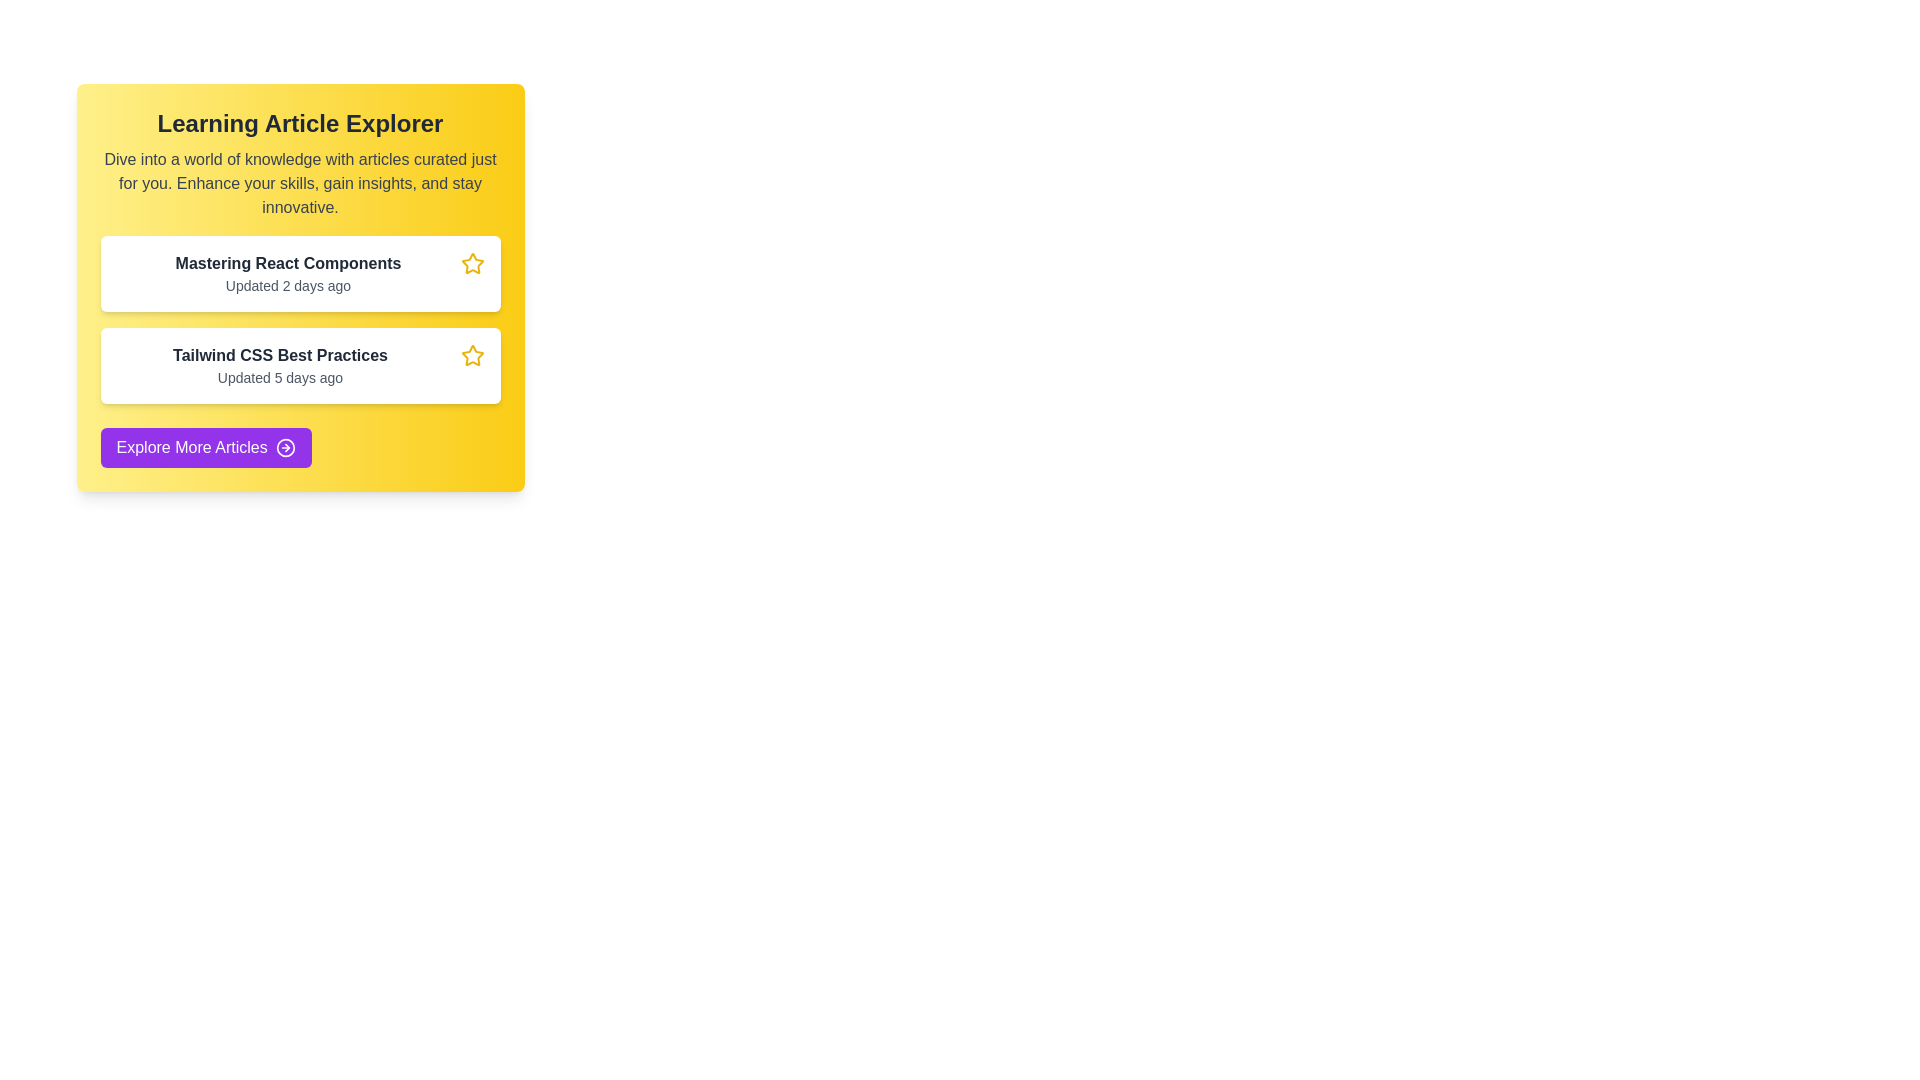  I want to click on the section title 'Learning Article Explorer', which is displayed in large, bold, dark text at the top of a card with a yellow gradient background, so click(299, 123).